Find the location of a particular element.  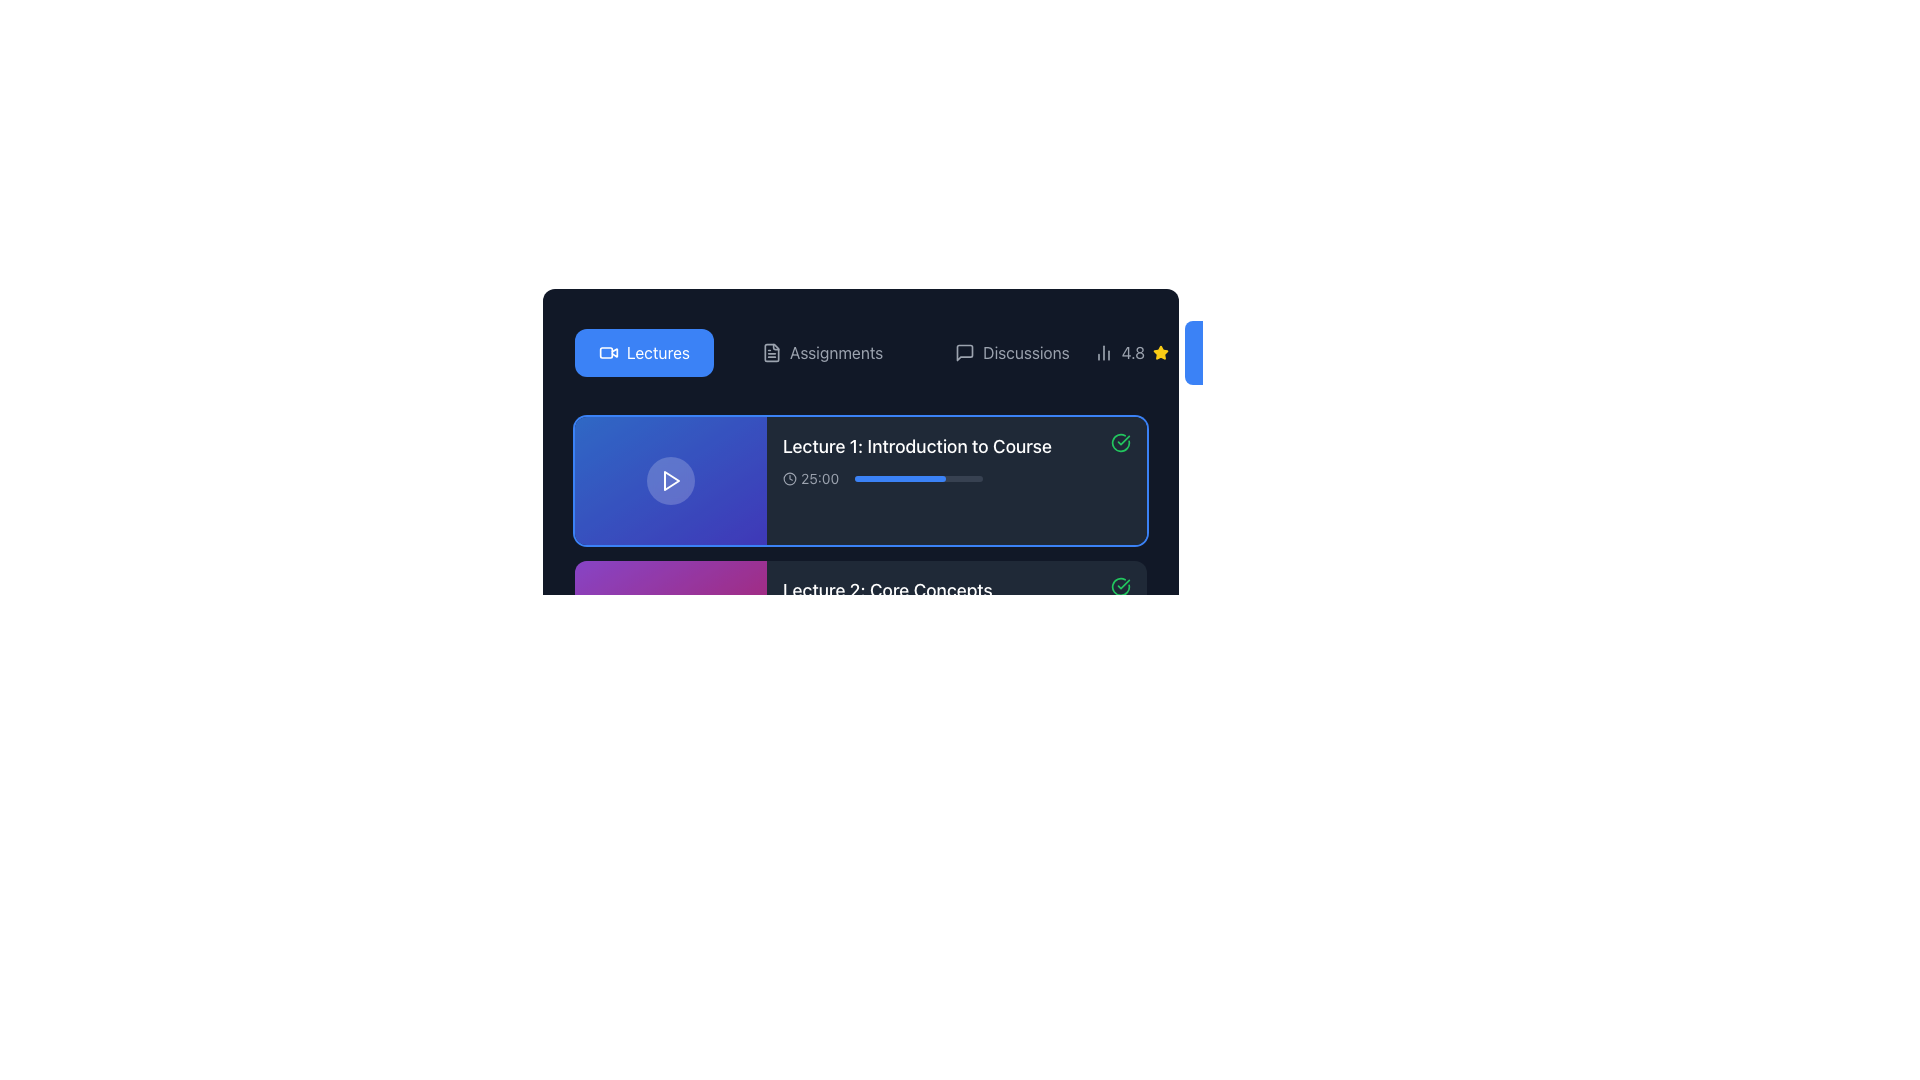

the completion status icon located at the far-right of the row labeled 'Lecture 2: Core Concepts' is located at coordinates (1121, 585).